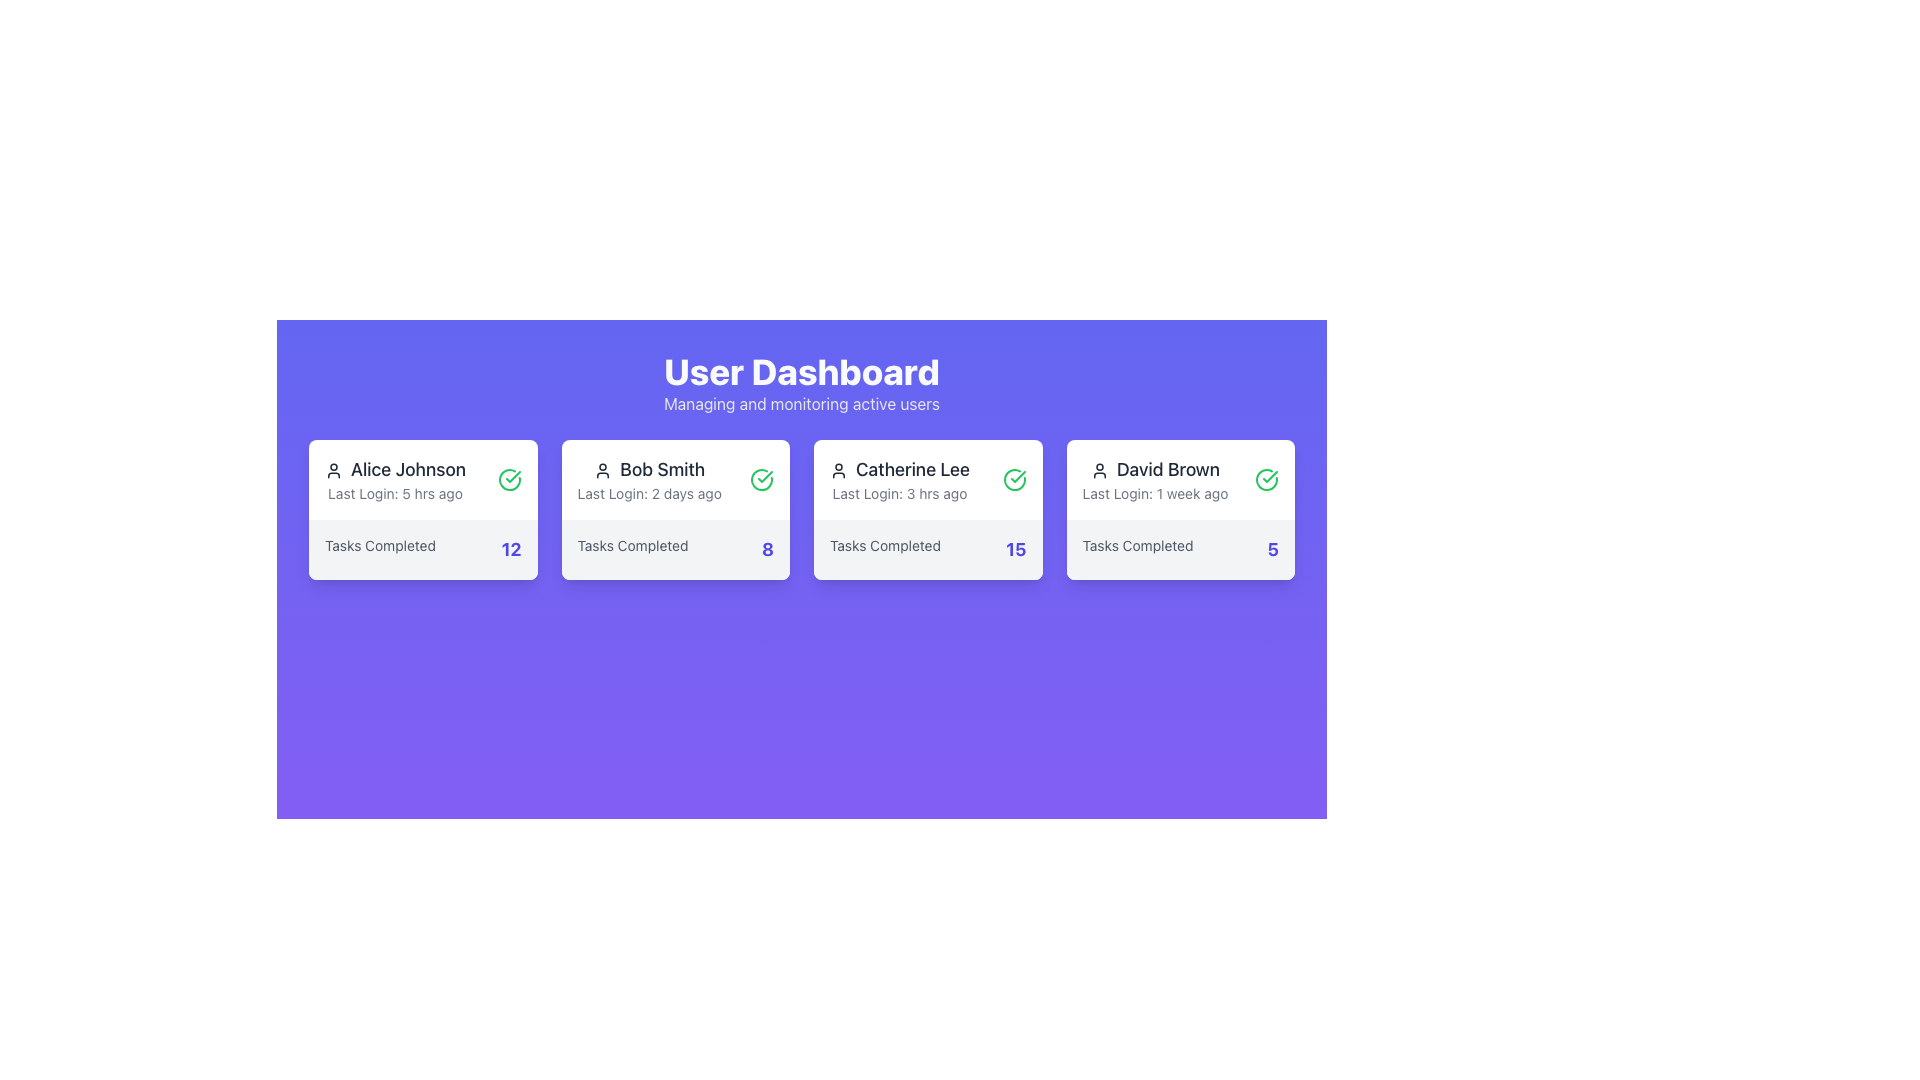 This screenshot has width=1920, height=1080. What do you see at coordinates (422, 550) in the screenshot?
I see `the Static Information Display element that shows 'Tasks Completed 12', located at the bottom of Alice Johnson's card` at bounding box center [422, 550].